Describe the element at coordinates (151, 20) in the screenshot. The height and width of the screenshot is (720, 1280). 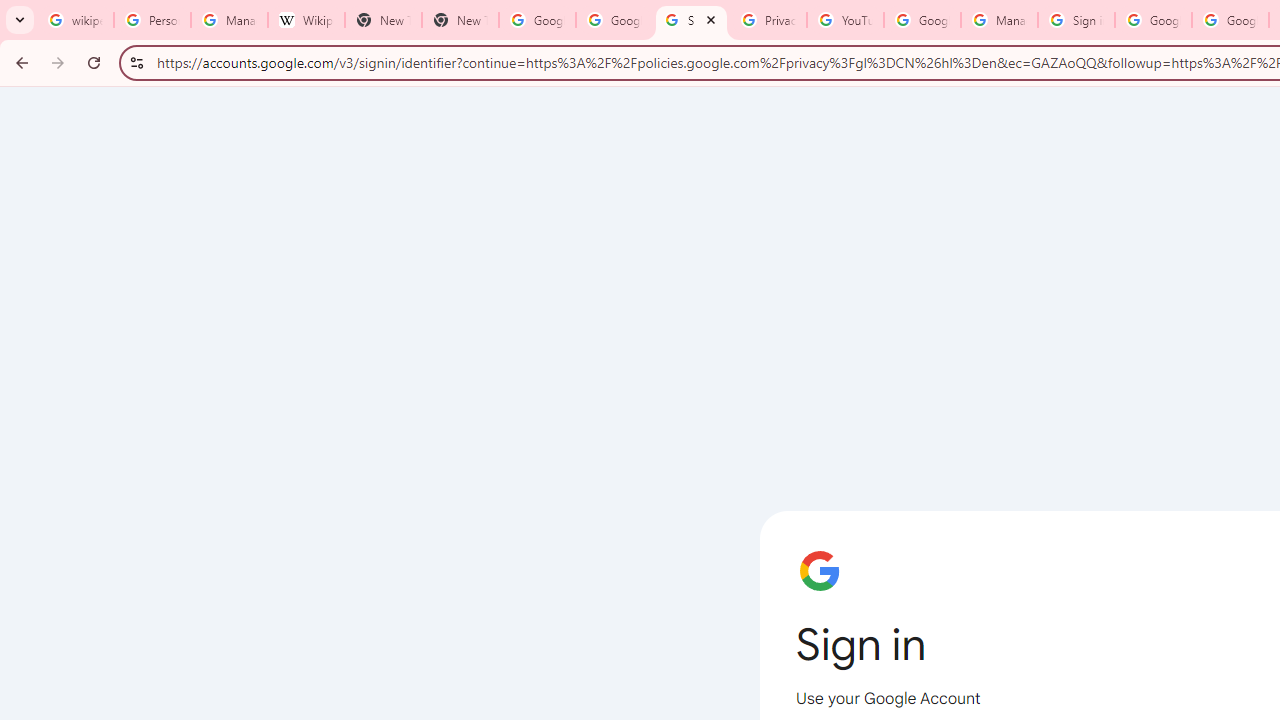
I see `'Personalization & Google Search results - Google Search Help'` at that location.